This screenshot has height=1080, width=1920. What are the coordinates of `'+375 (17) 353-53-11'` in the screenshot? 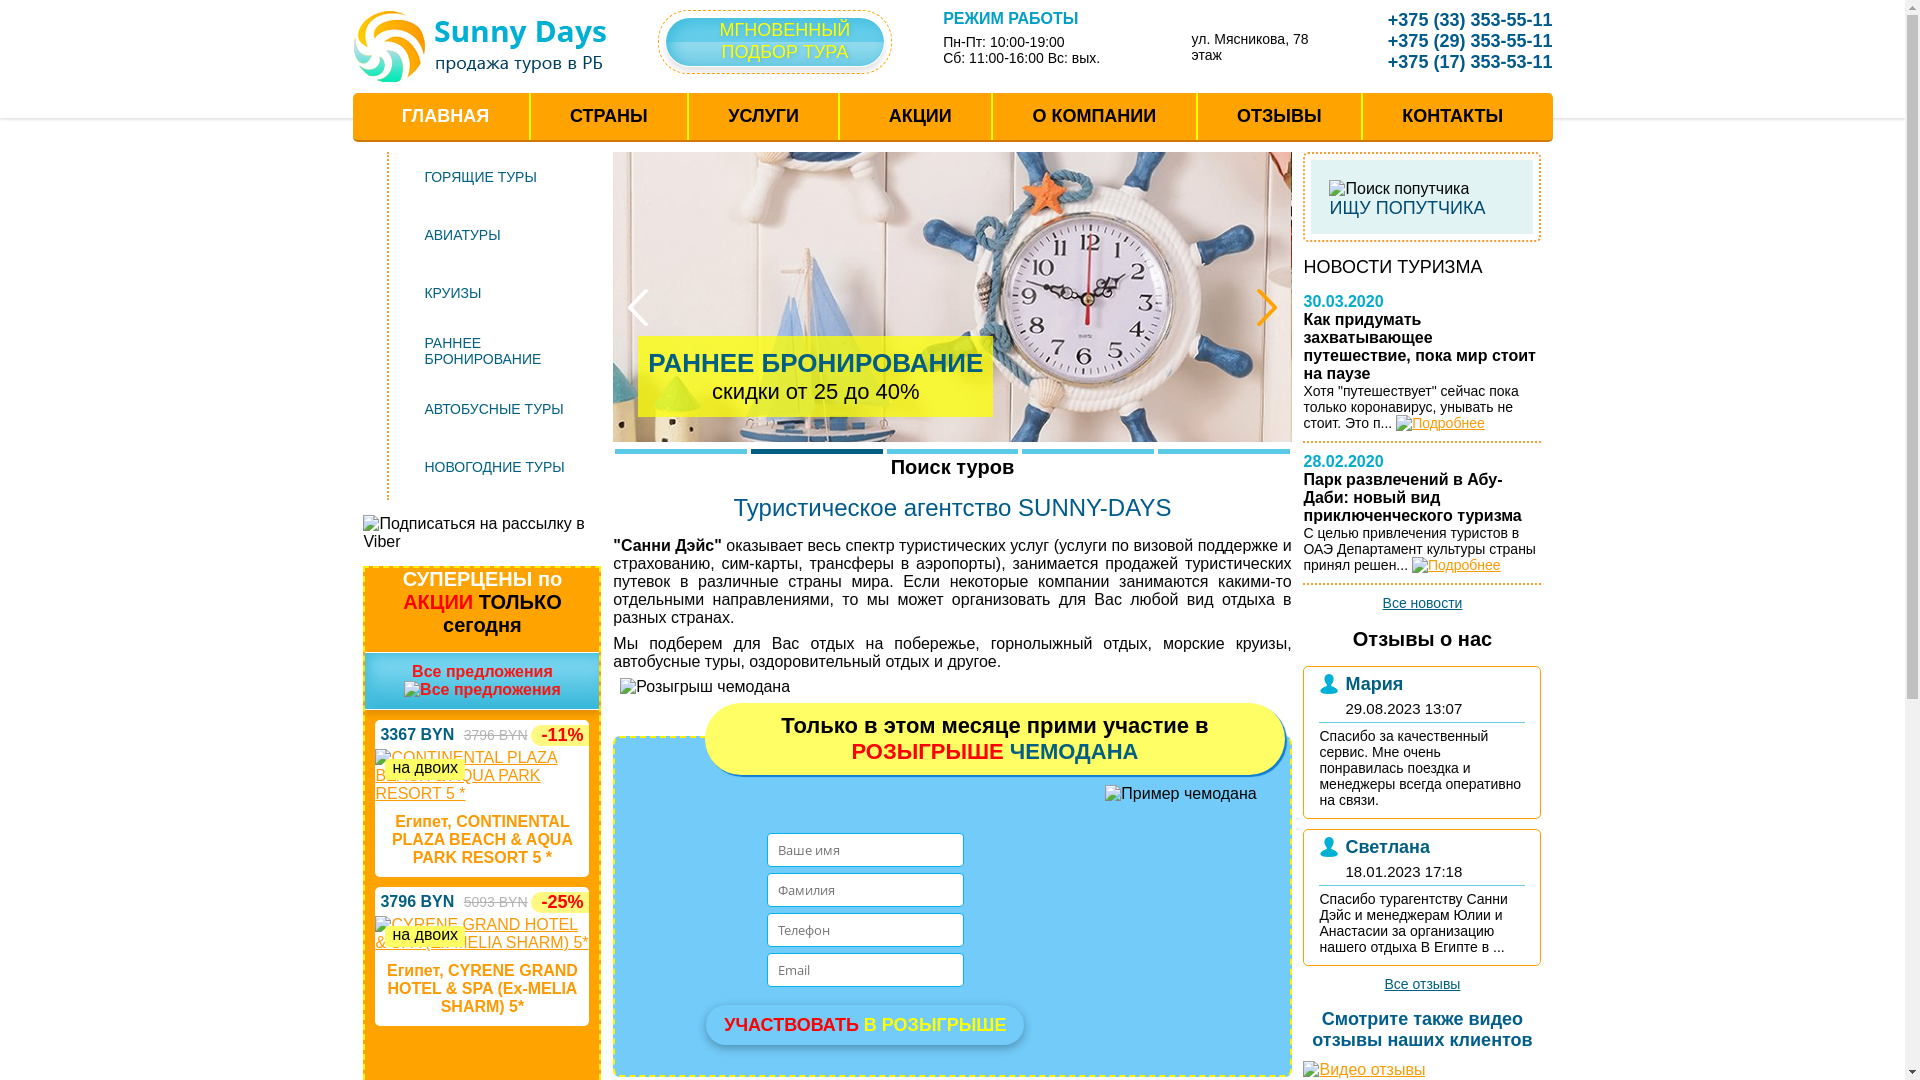 It's located at (1456, 60).